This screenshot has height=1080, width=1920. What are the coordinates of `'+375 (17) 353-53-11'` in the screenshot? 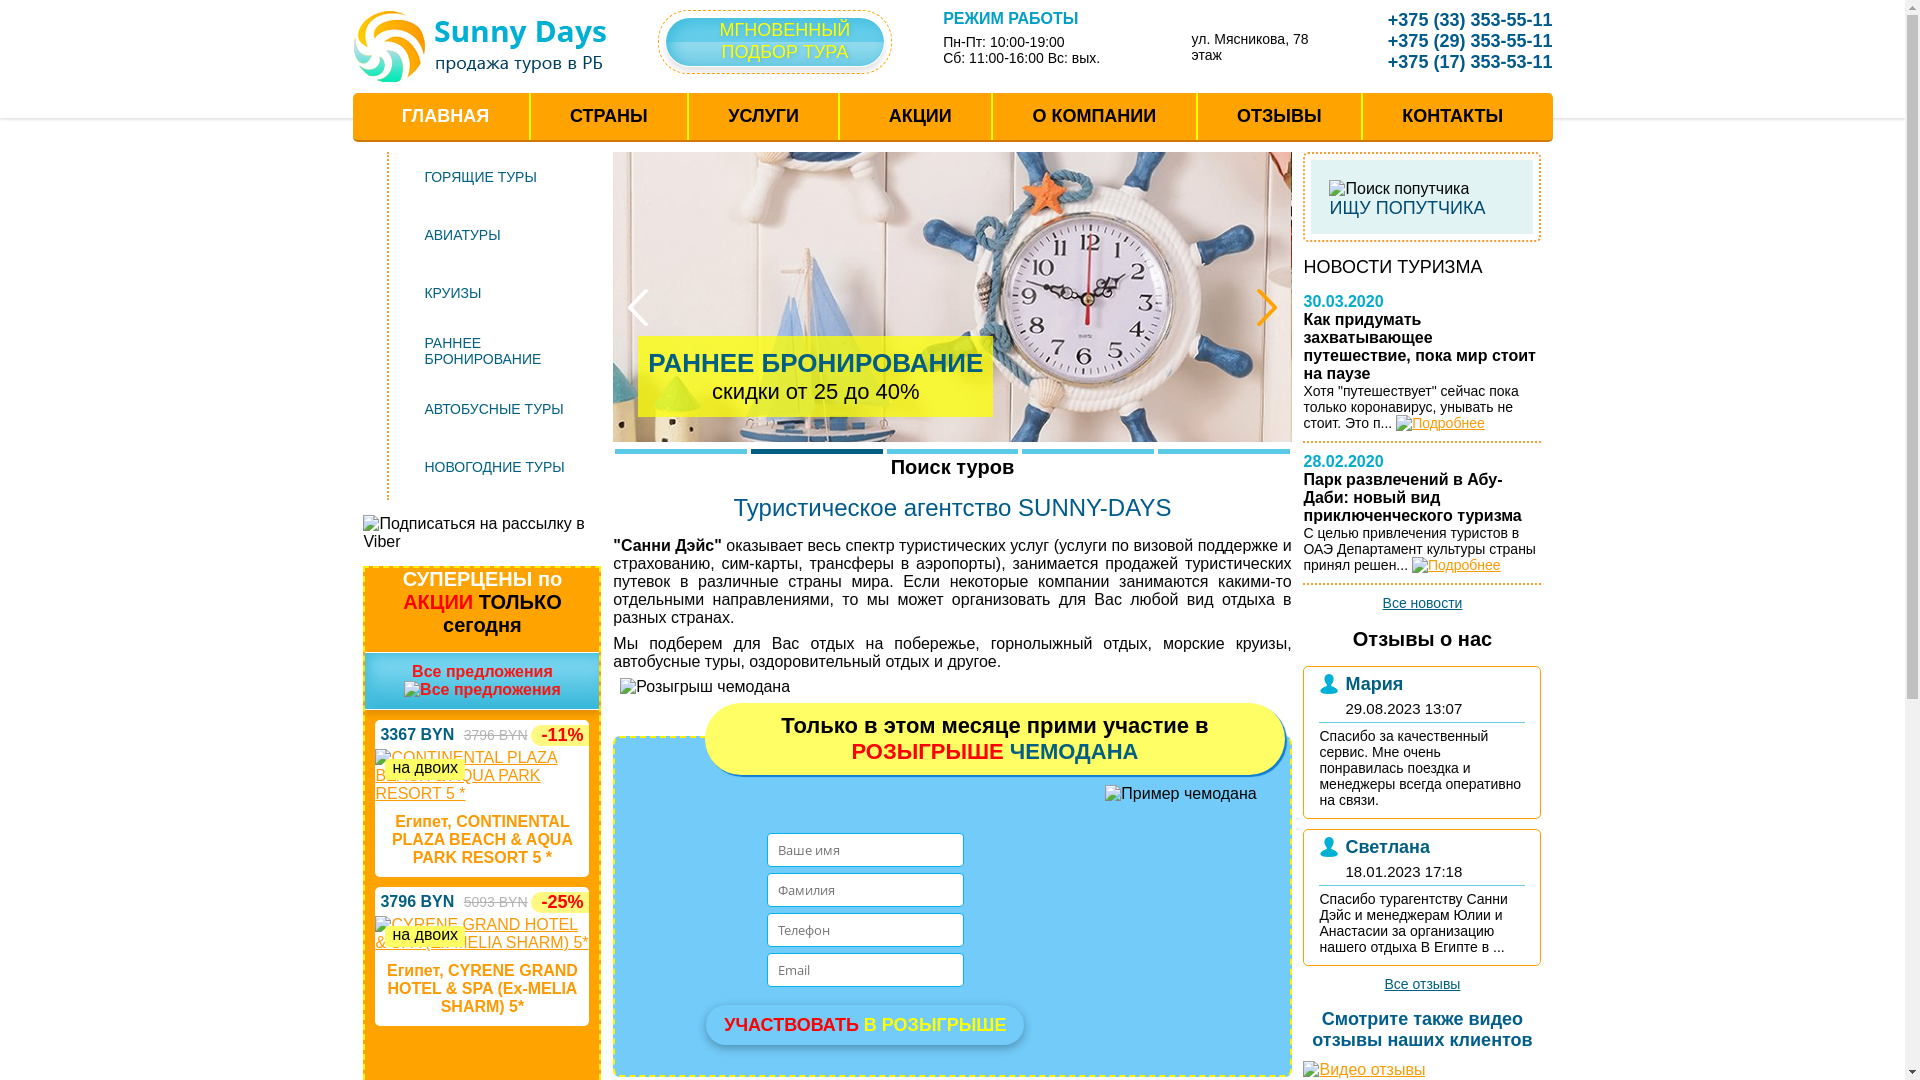 It's located at (1456, 60).